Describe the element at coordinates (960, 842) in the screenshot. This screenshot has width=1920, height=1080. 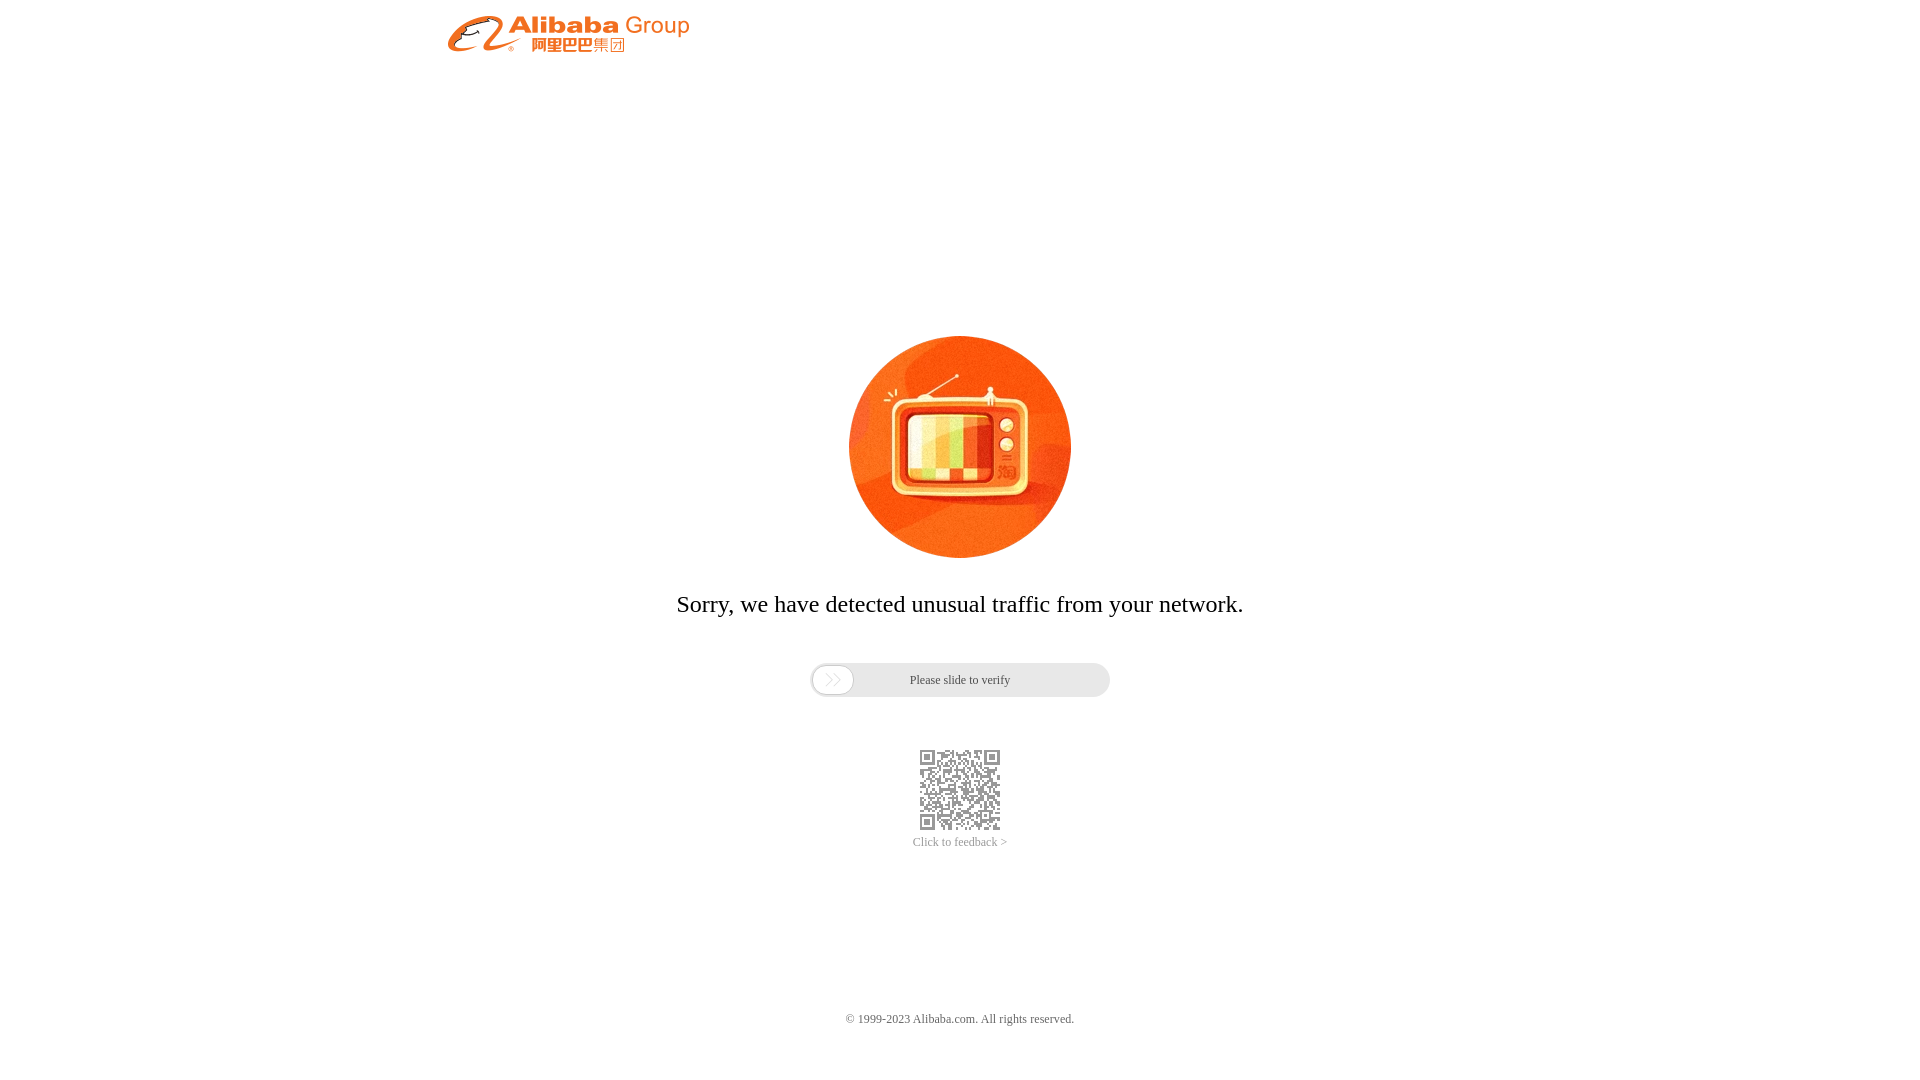
I see `'Click to feedback >'` at that location.